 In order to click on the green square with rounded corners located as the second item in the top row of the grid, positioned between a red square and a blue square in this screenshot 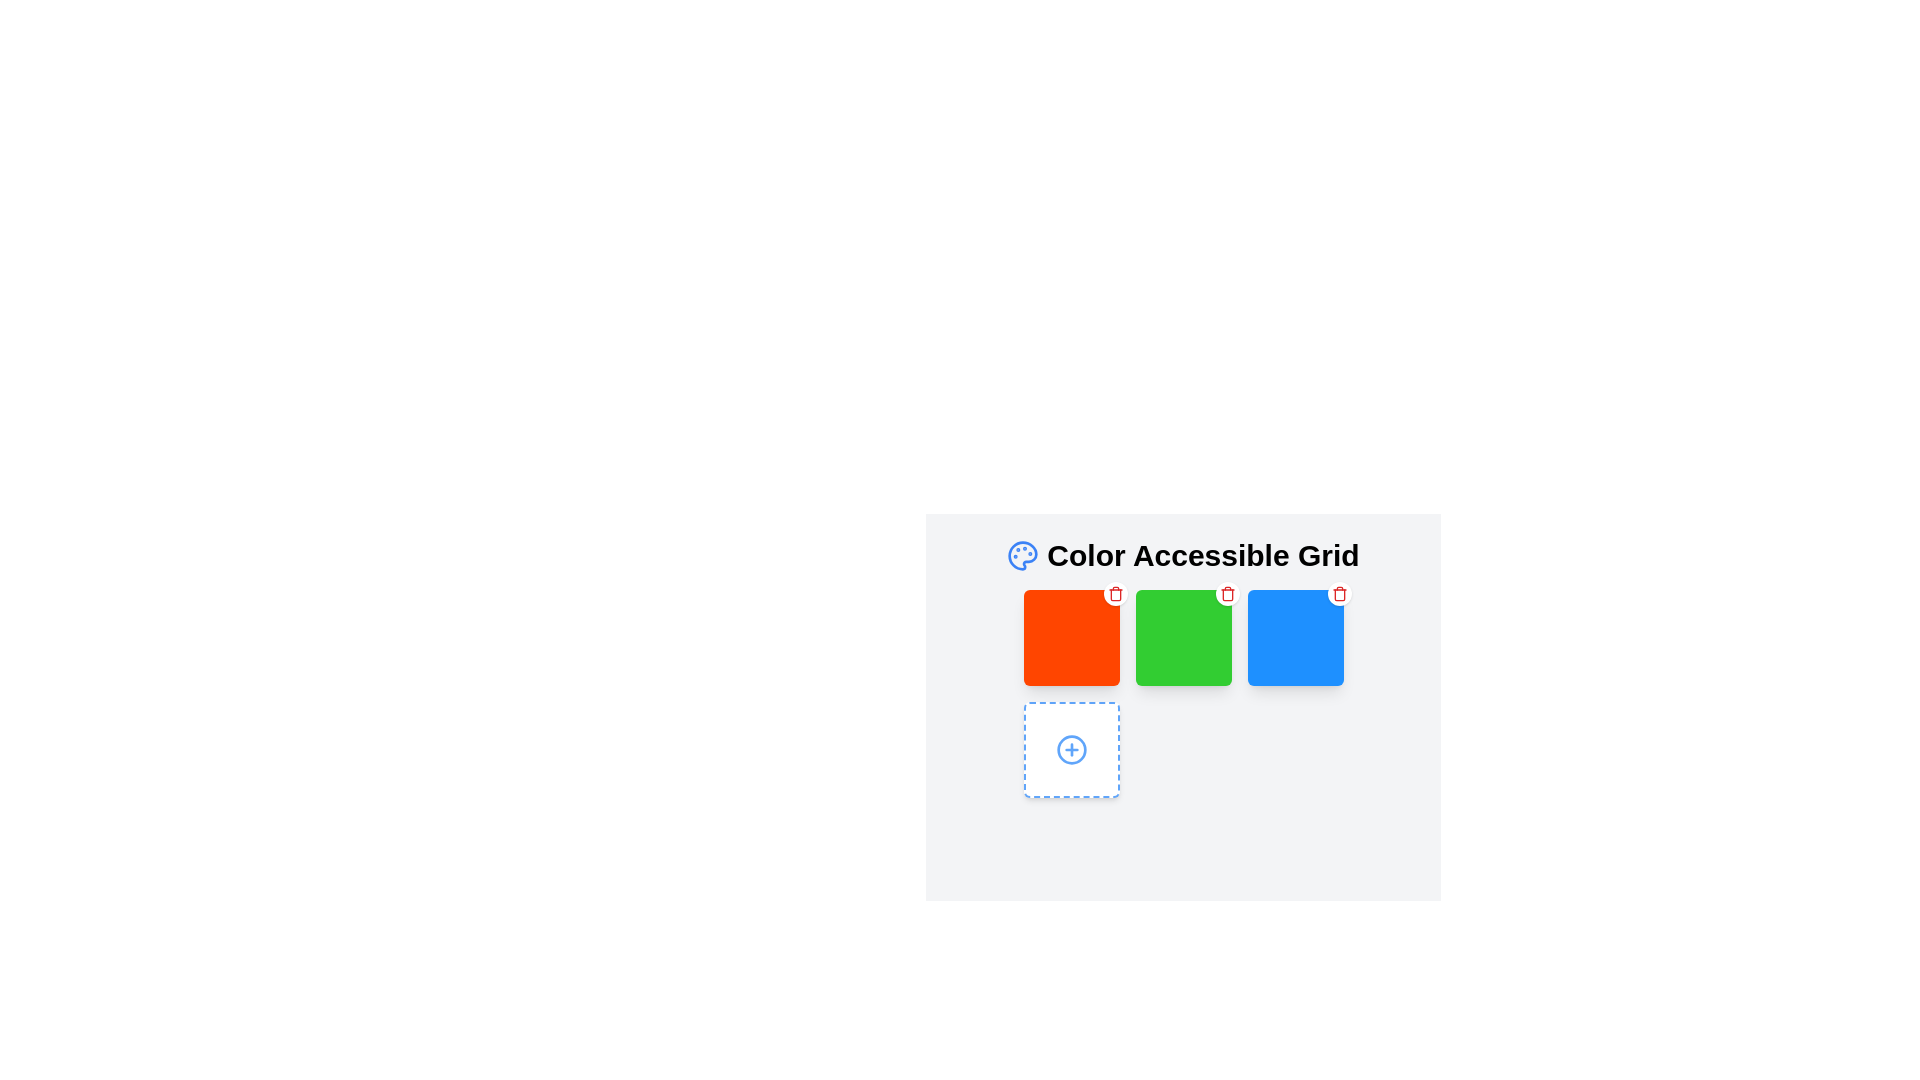, I will do `click(1183, 637)`.